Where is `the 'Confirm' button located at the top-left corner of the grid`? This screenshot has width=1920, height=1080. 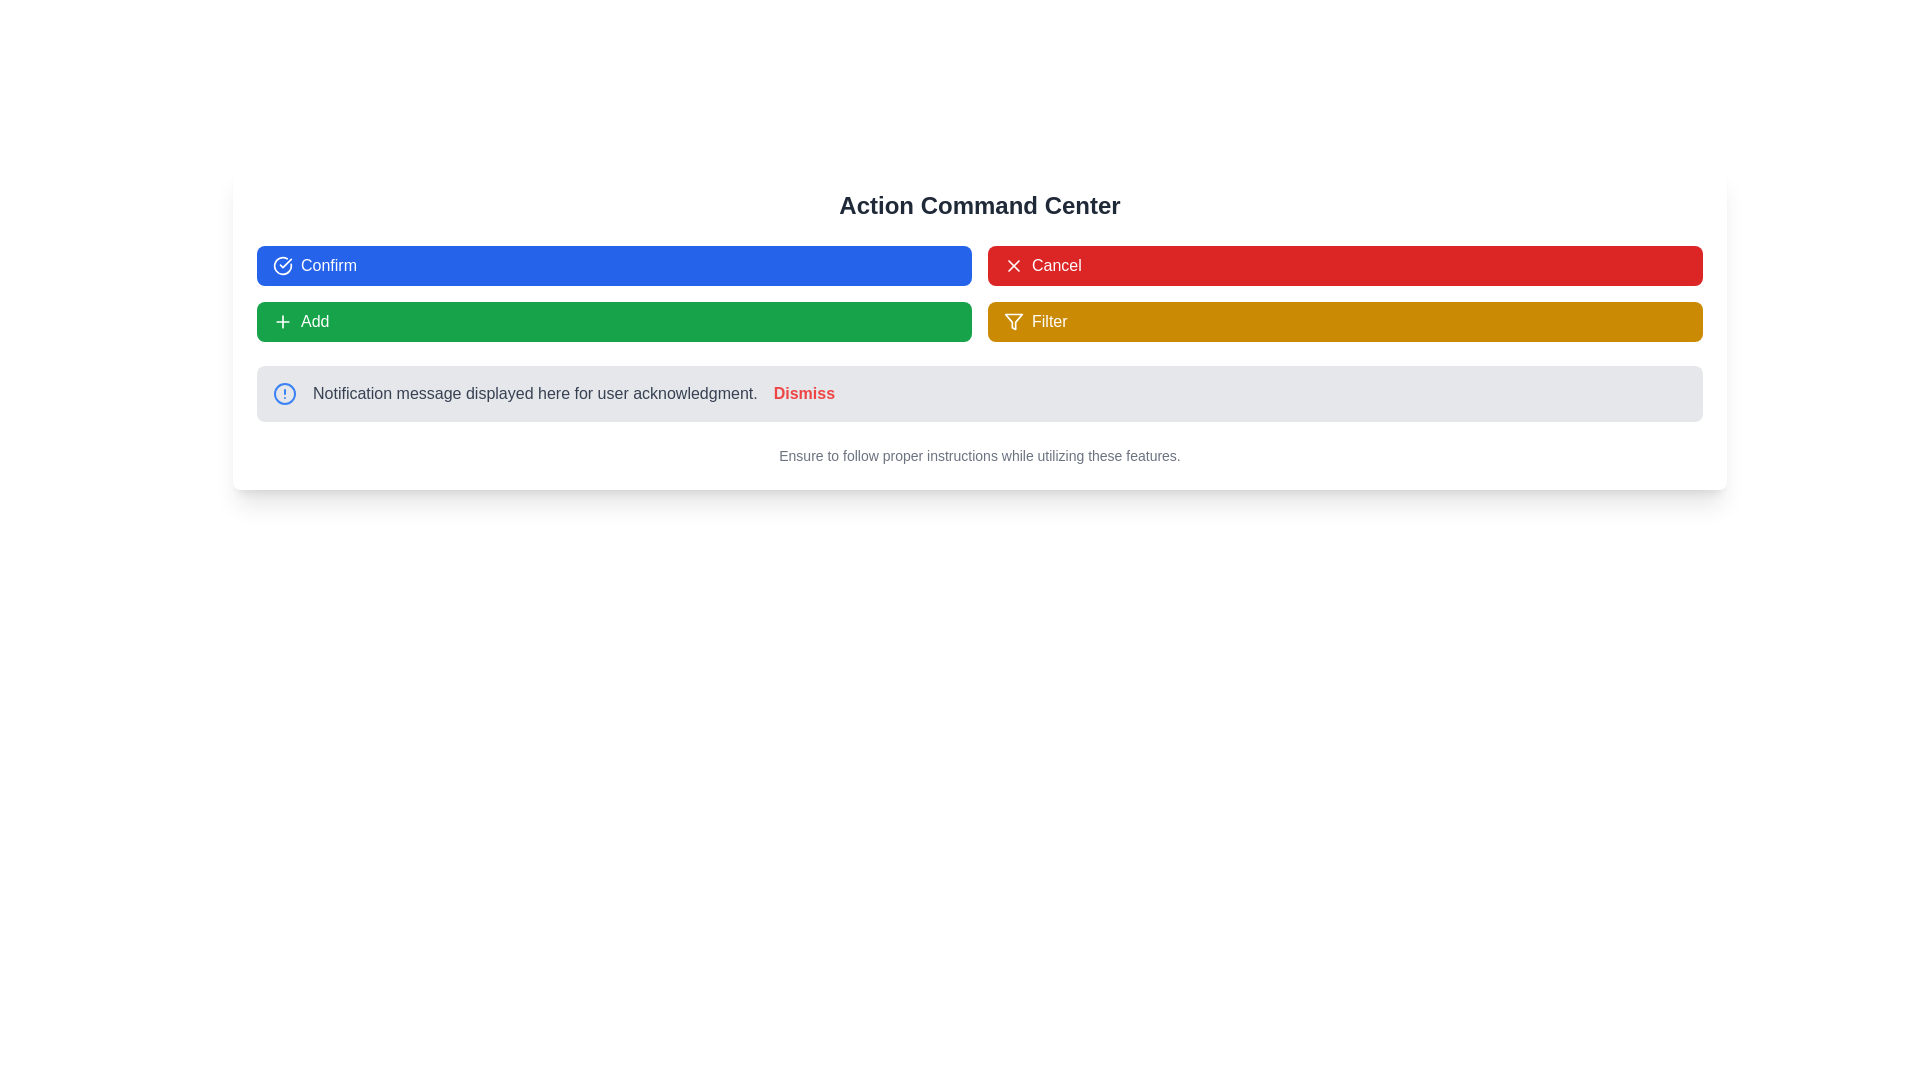
the 'Confirm' button located at the top-left corner of the grid is located at coordinates (613, 265).